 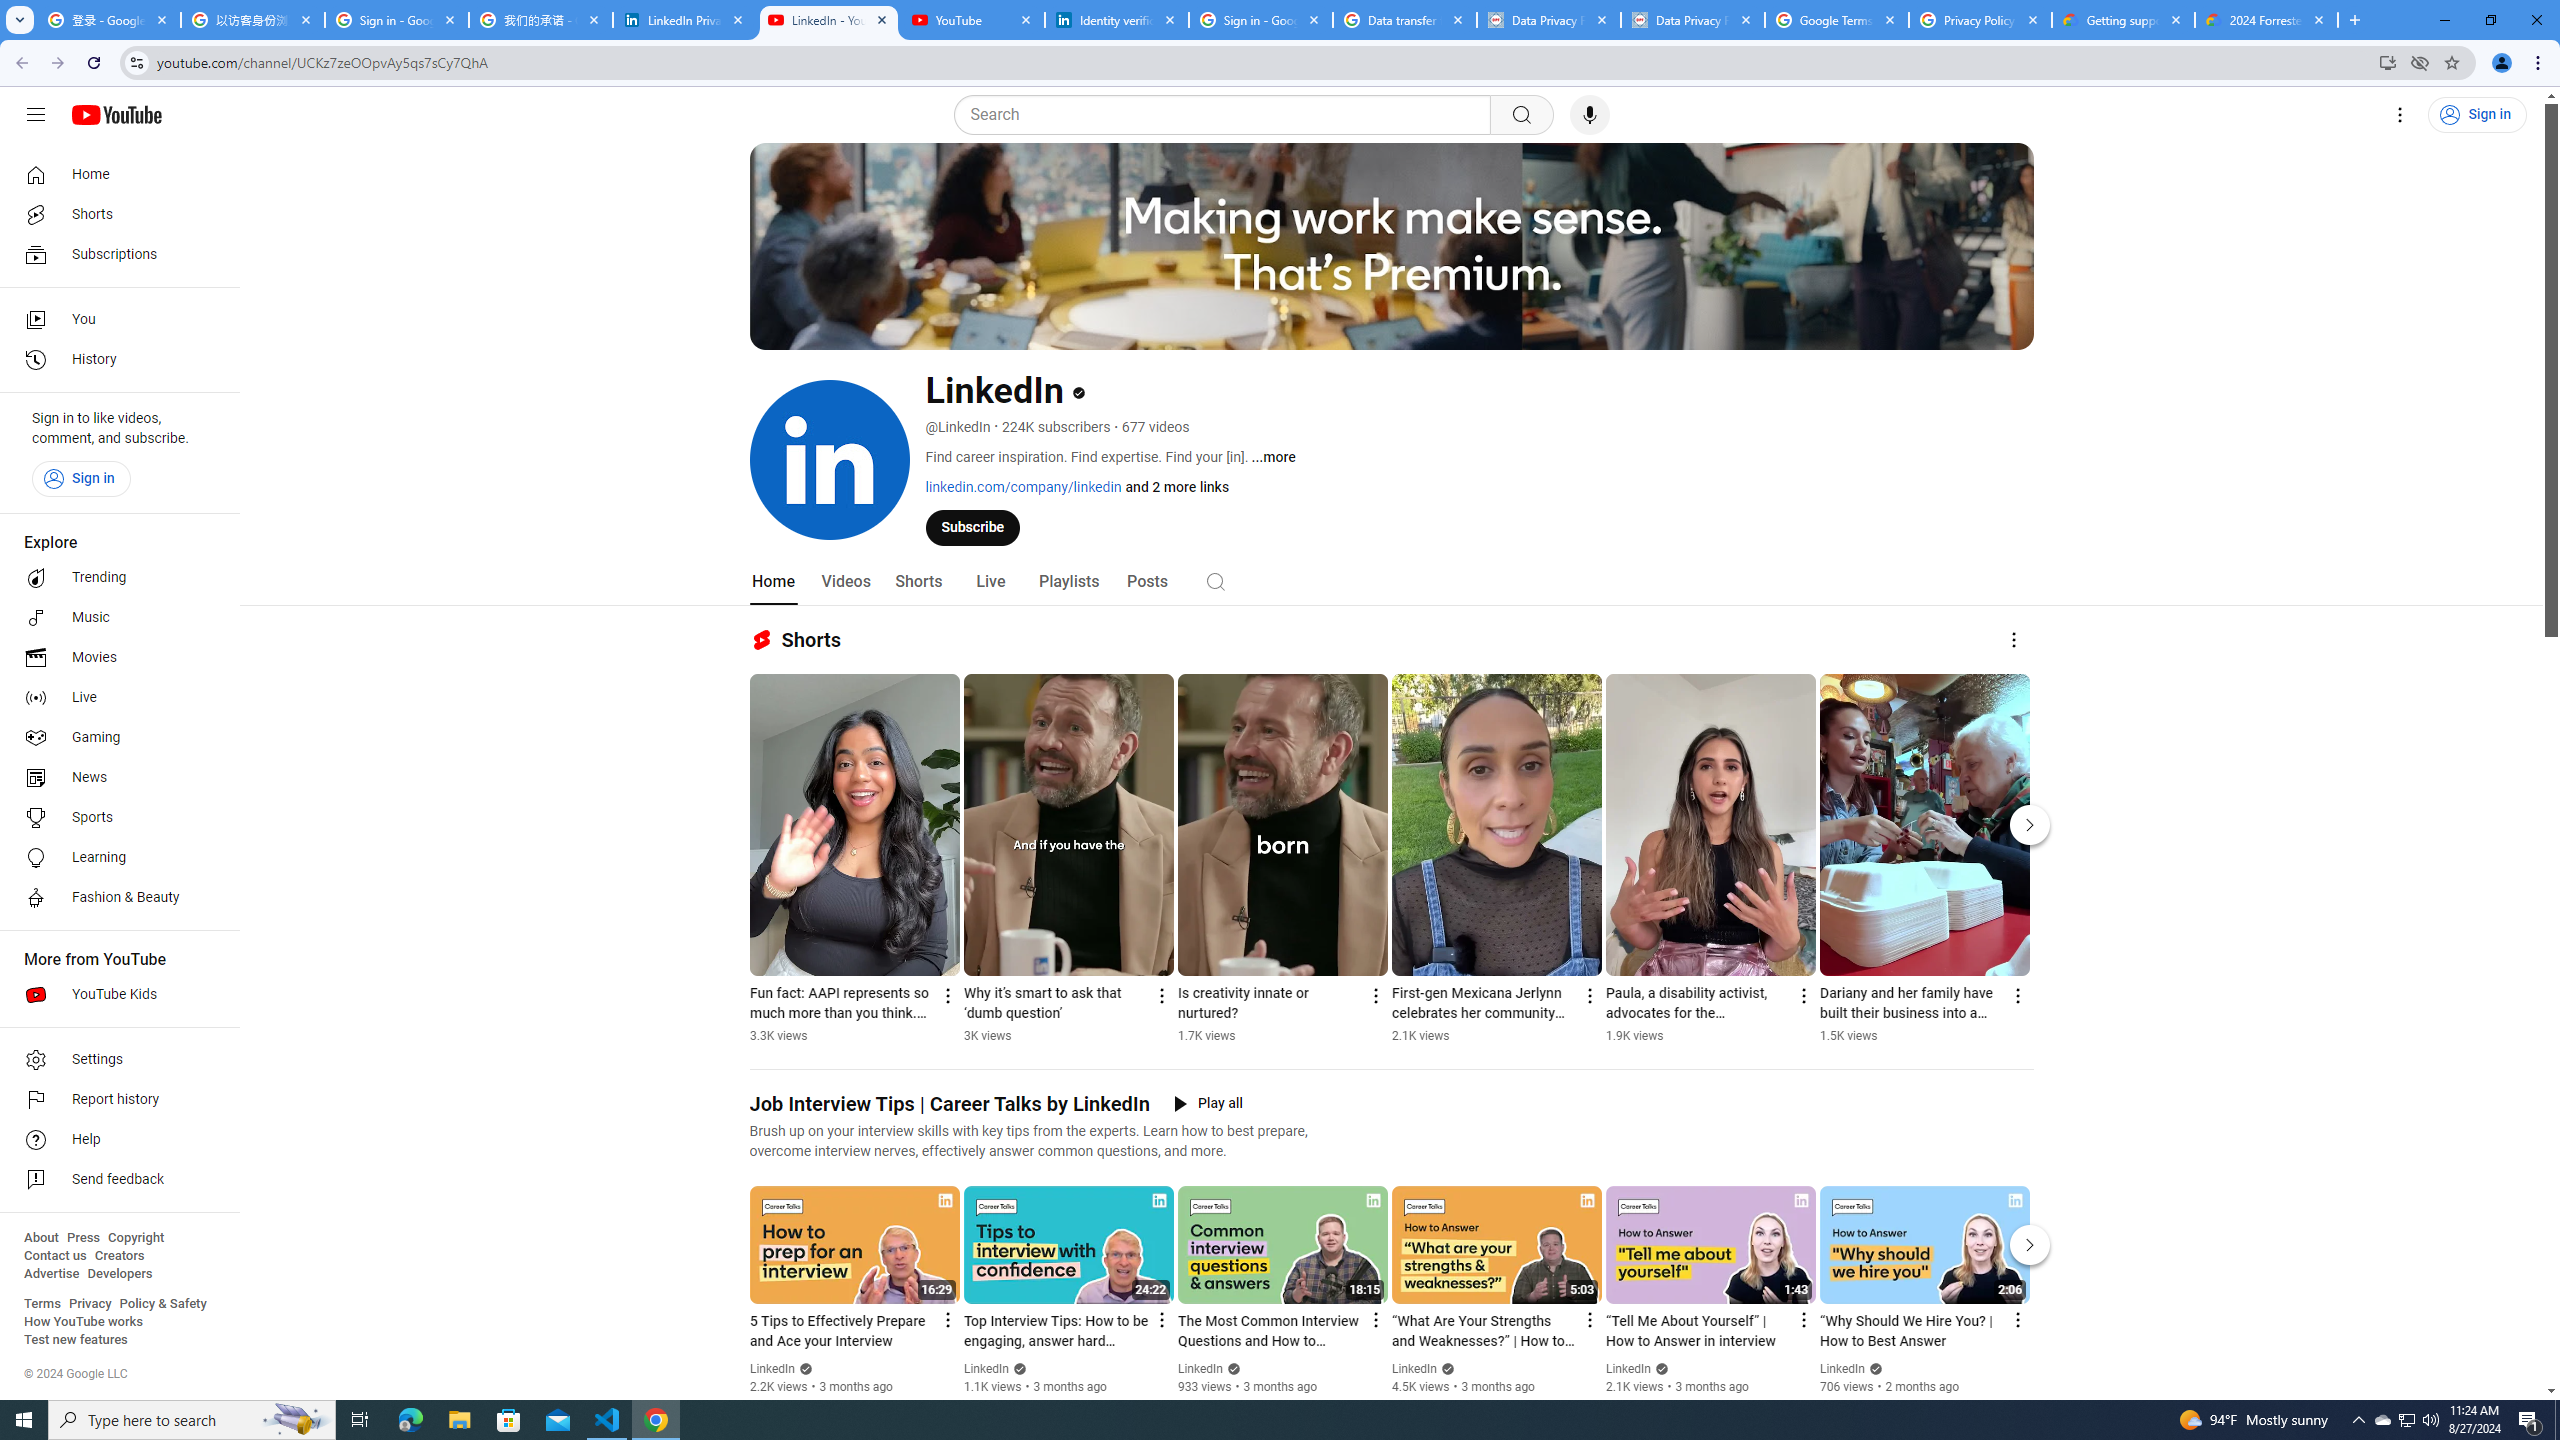 I want to click on 'Job Interview Tips | Career Talks by LinkedIn', so click(x=949, y=1103).